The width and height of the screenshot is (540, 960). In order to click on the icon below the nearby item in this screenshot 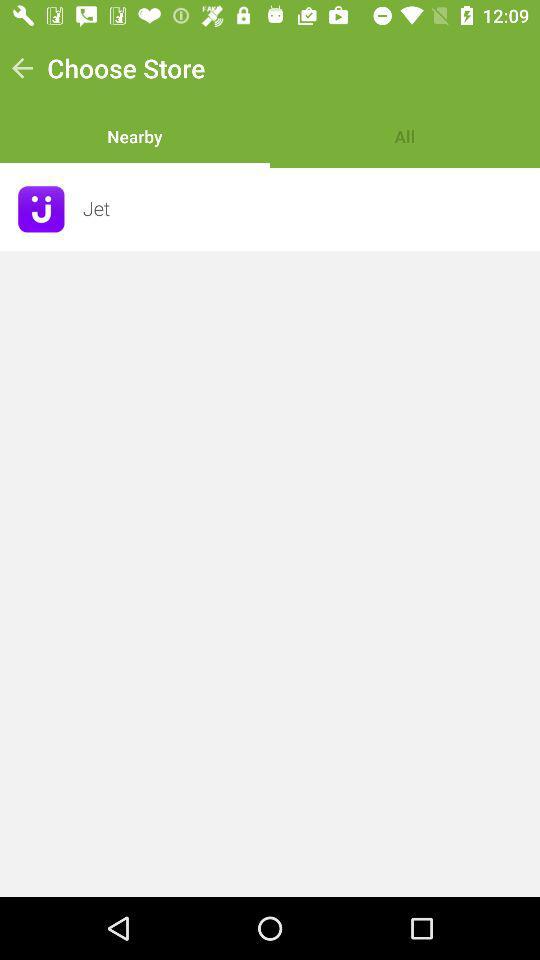, I will do `click(305, 209)`.